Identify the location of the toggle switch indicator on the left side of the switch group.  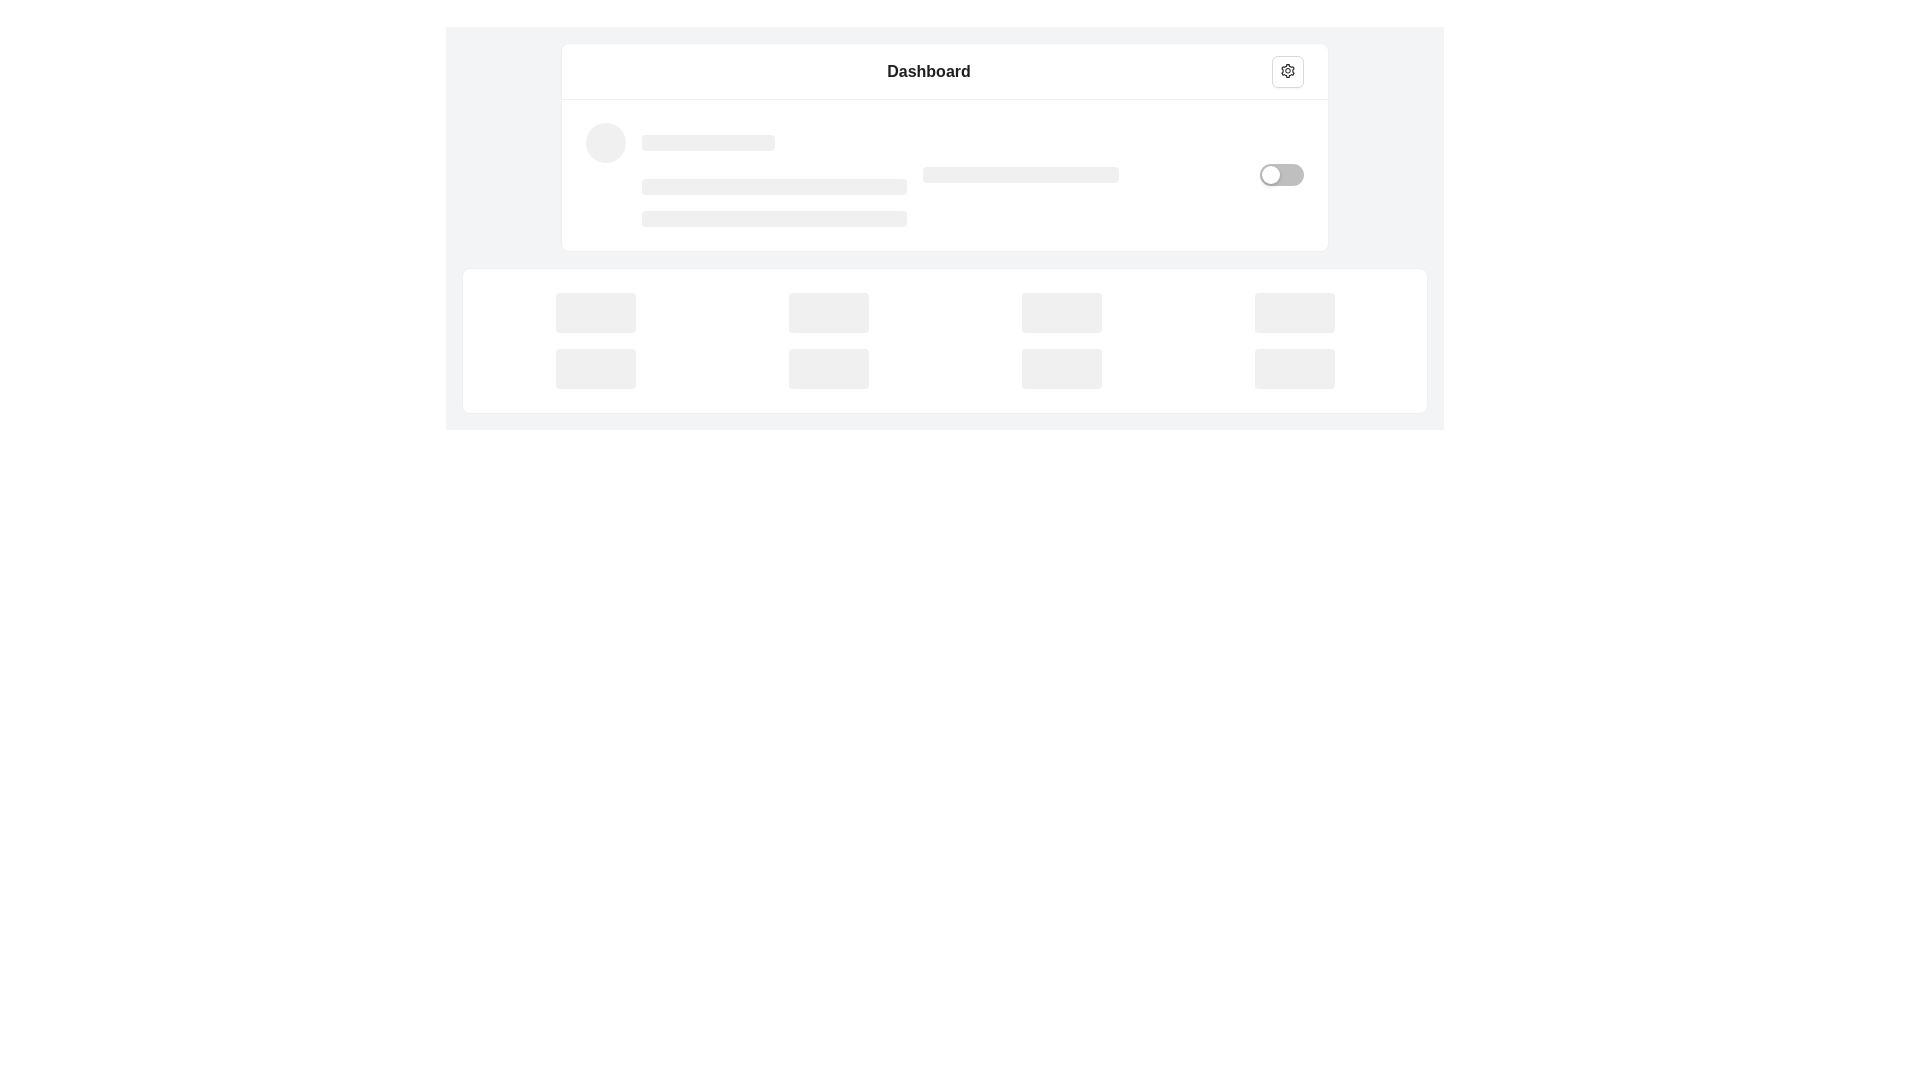
(1251, 173).